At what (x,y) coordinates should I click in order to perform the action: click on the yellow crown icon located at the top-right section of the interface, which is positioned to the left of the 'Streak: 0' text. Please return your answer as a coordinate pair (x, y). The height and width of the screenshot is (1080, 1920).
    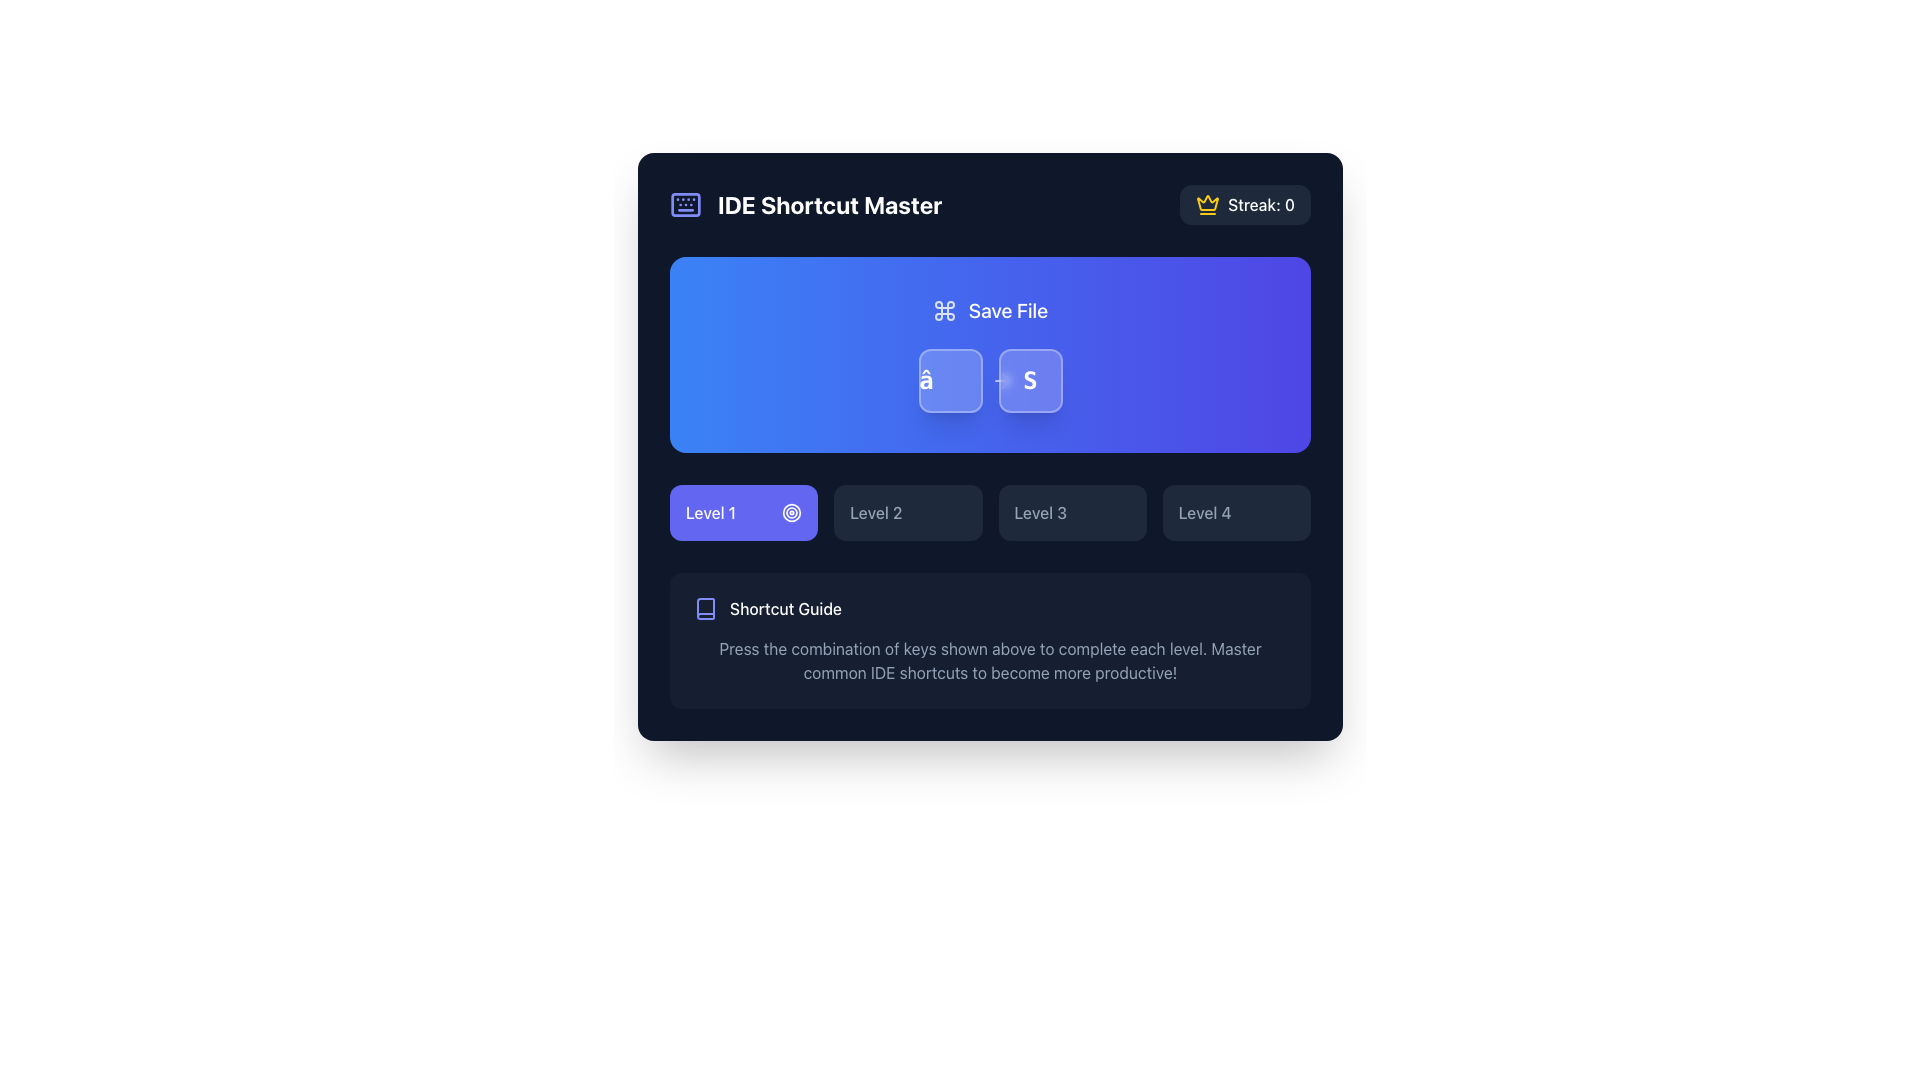
    Looking at the image, I should click on (1207, 204).